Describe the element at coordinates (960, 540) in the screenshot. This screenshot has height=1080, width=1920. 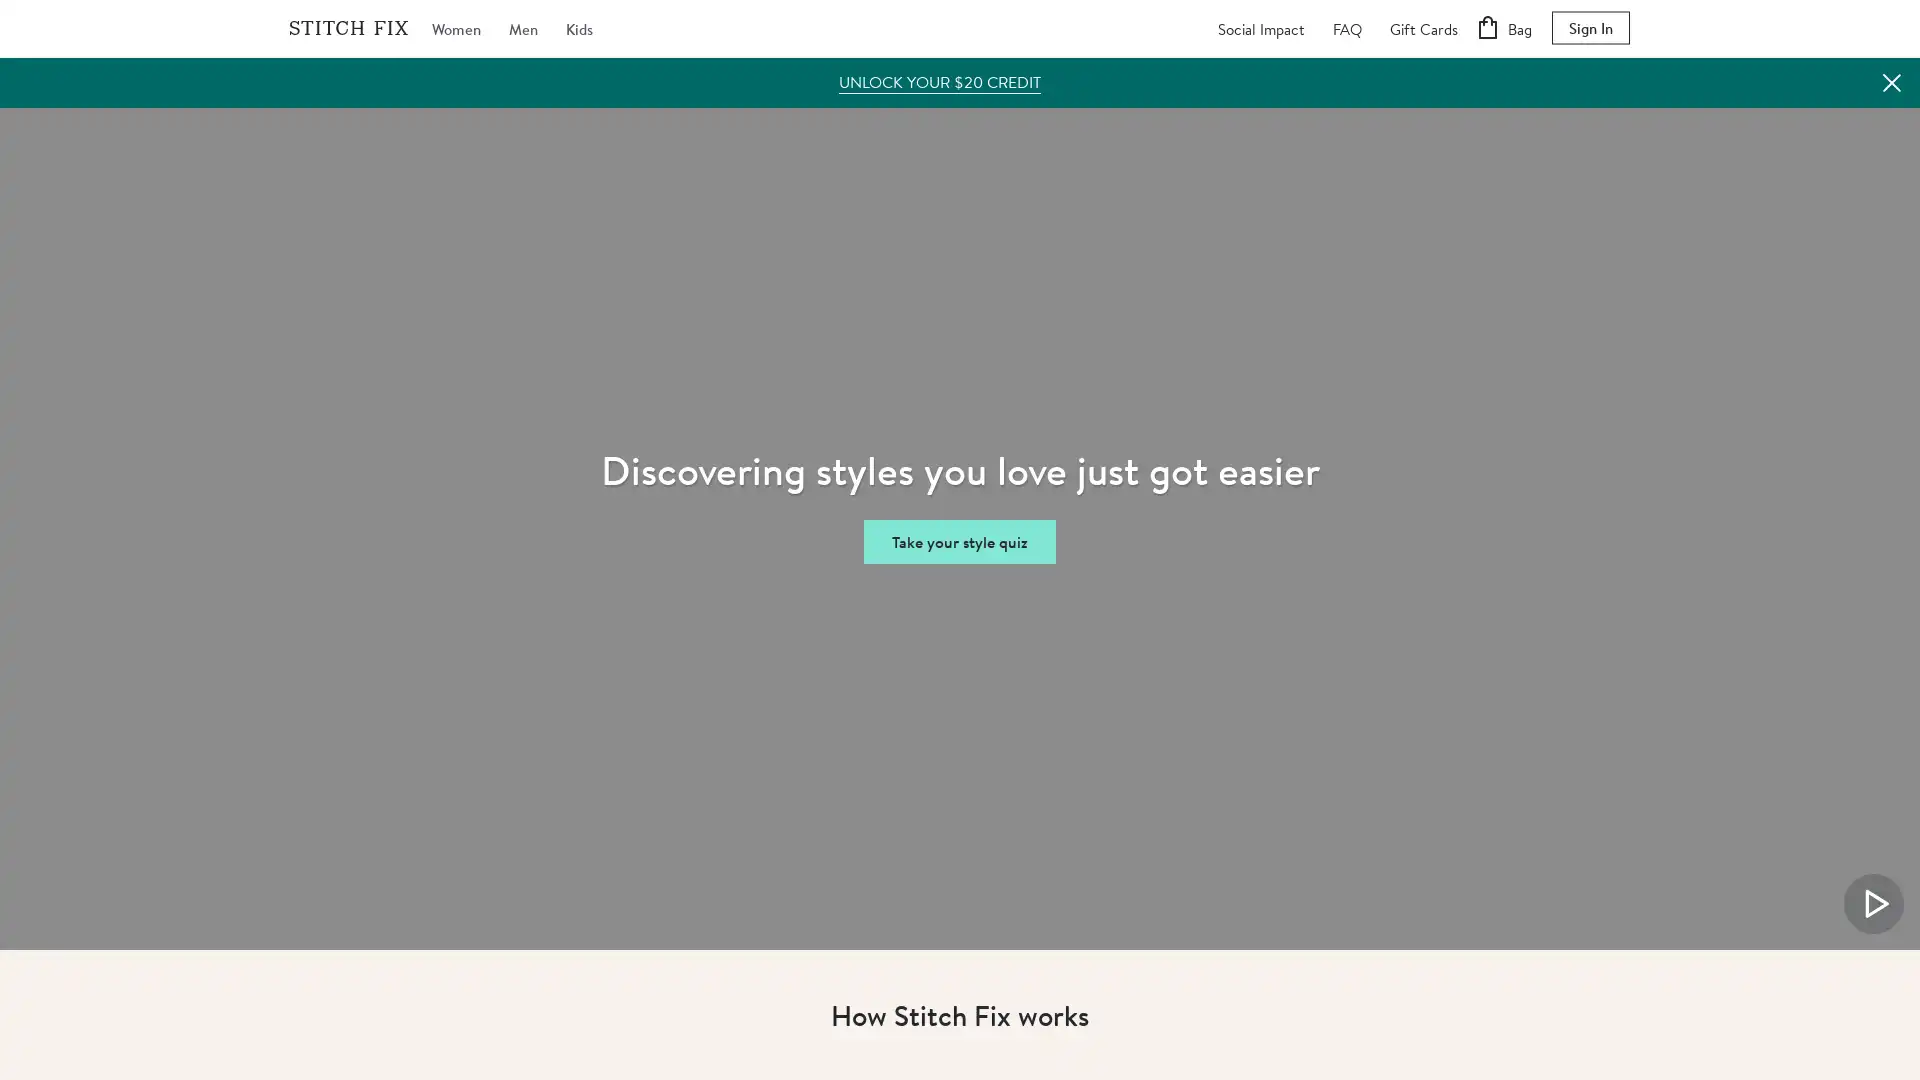
I see `Take your style quiz` at that location.